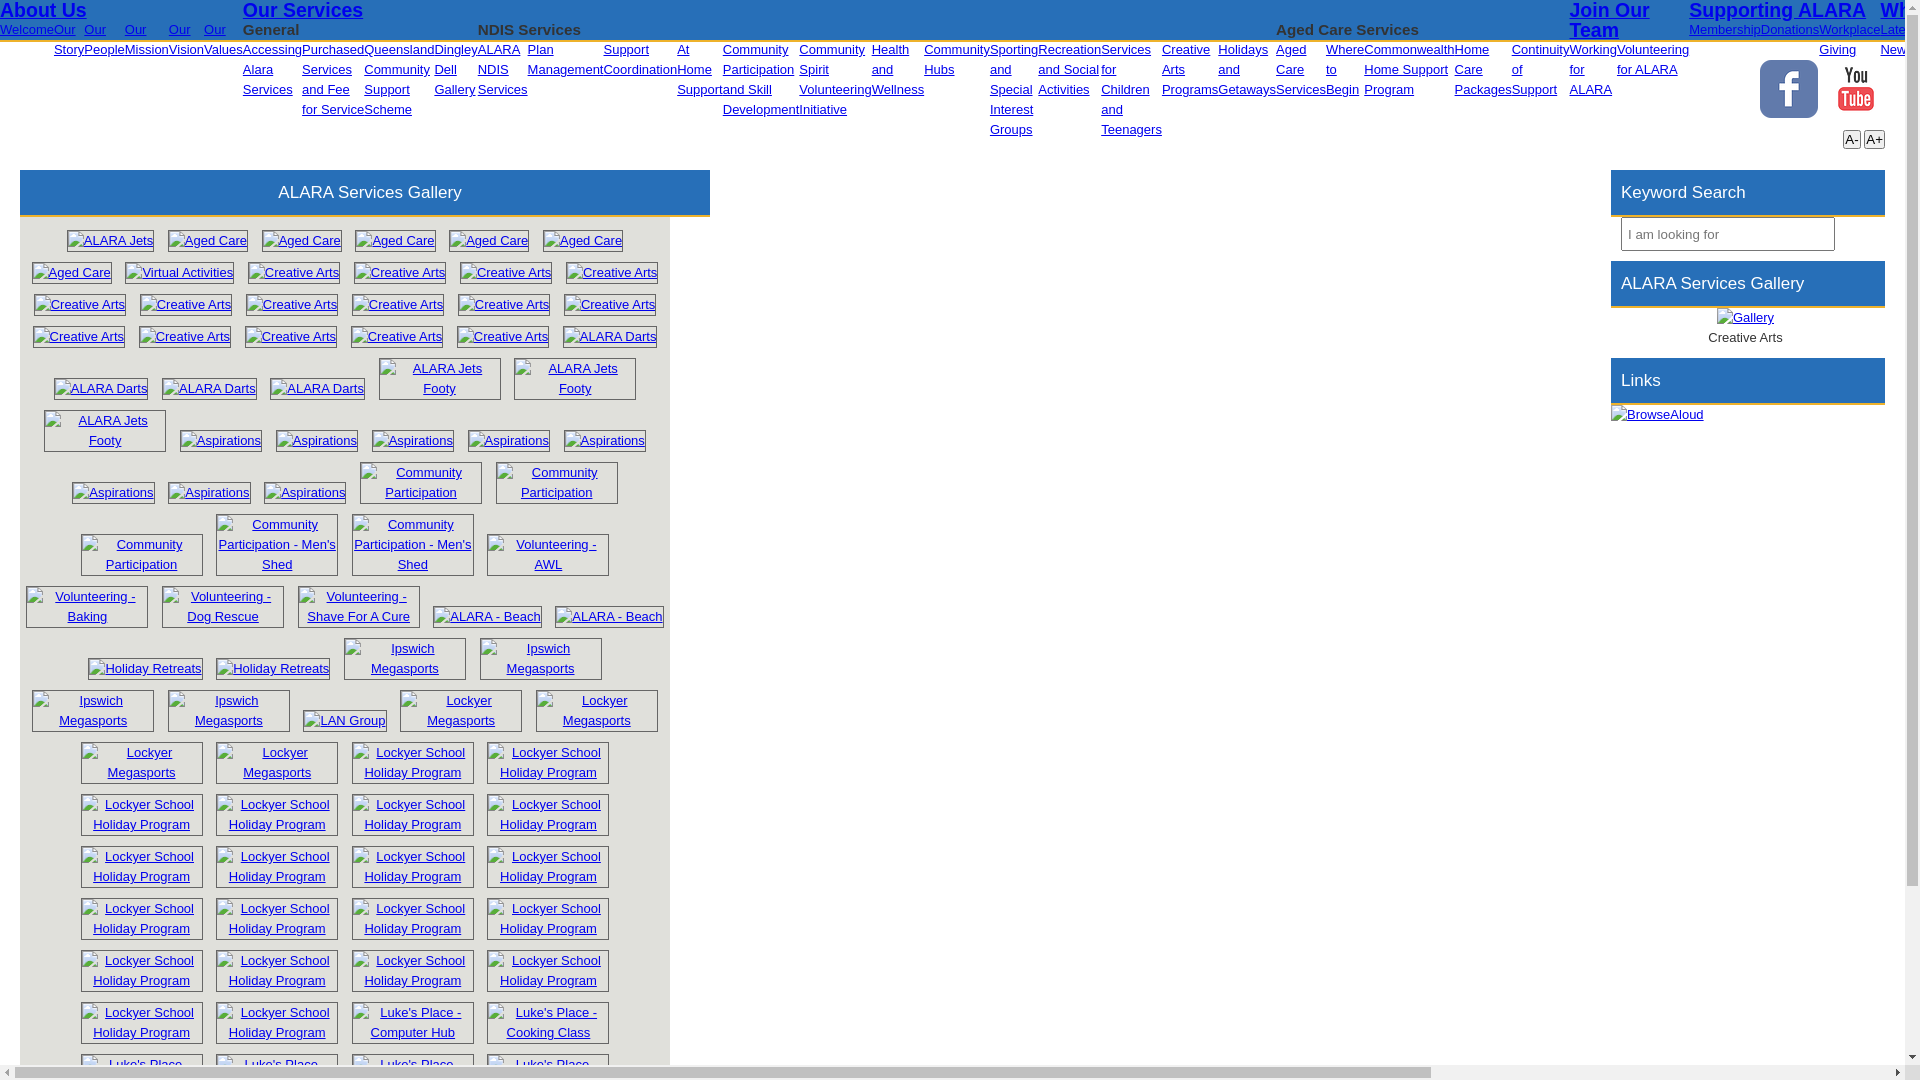 The image size is (1920, 1080). Describe the element at coordinates (1848, 39) in the screenshot. I see `'Workplace Giving'` at that location.